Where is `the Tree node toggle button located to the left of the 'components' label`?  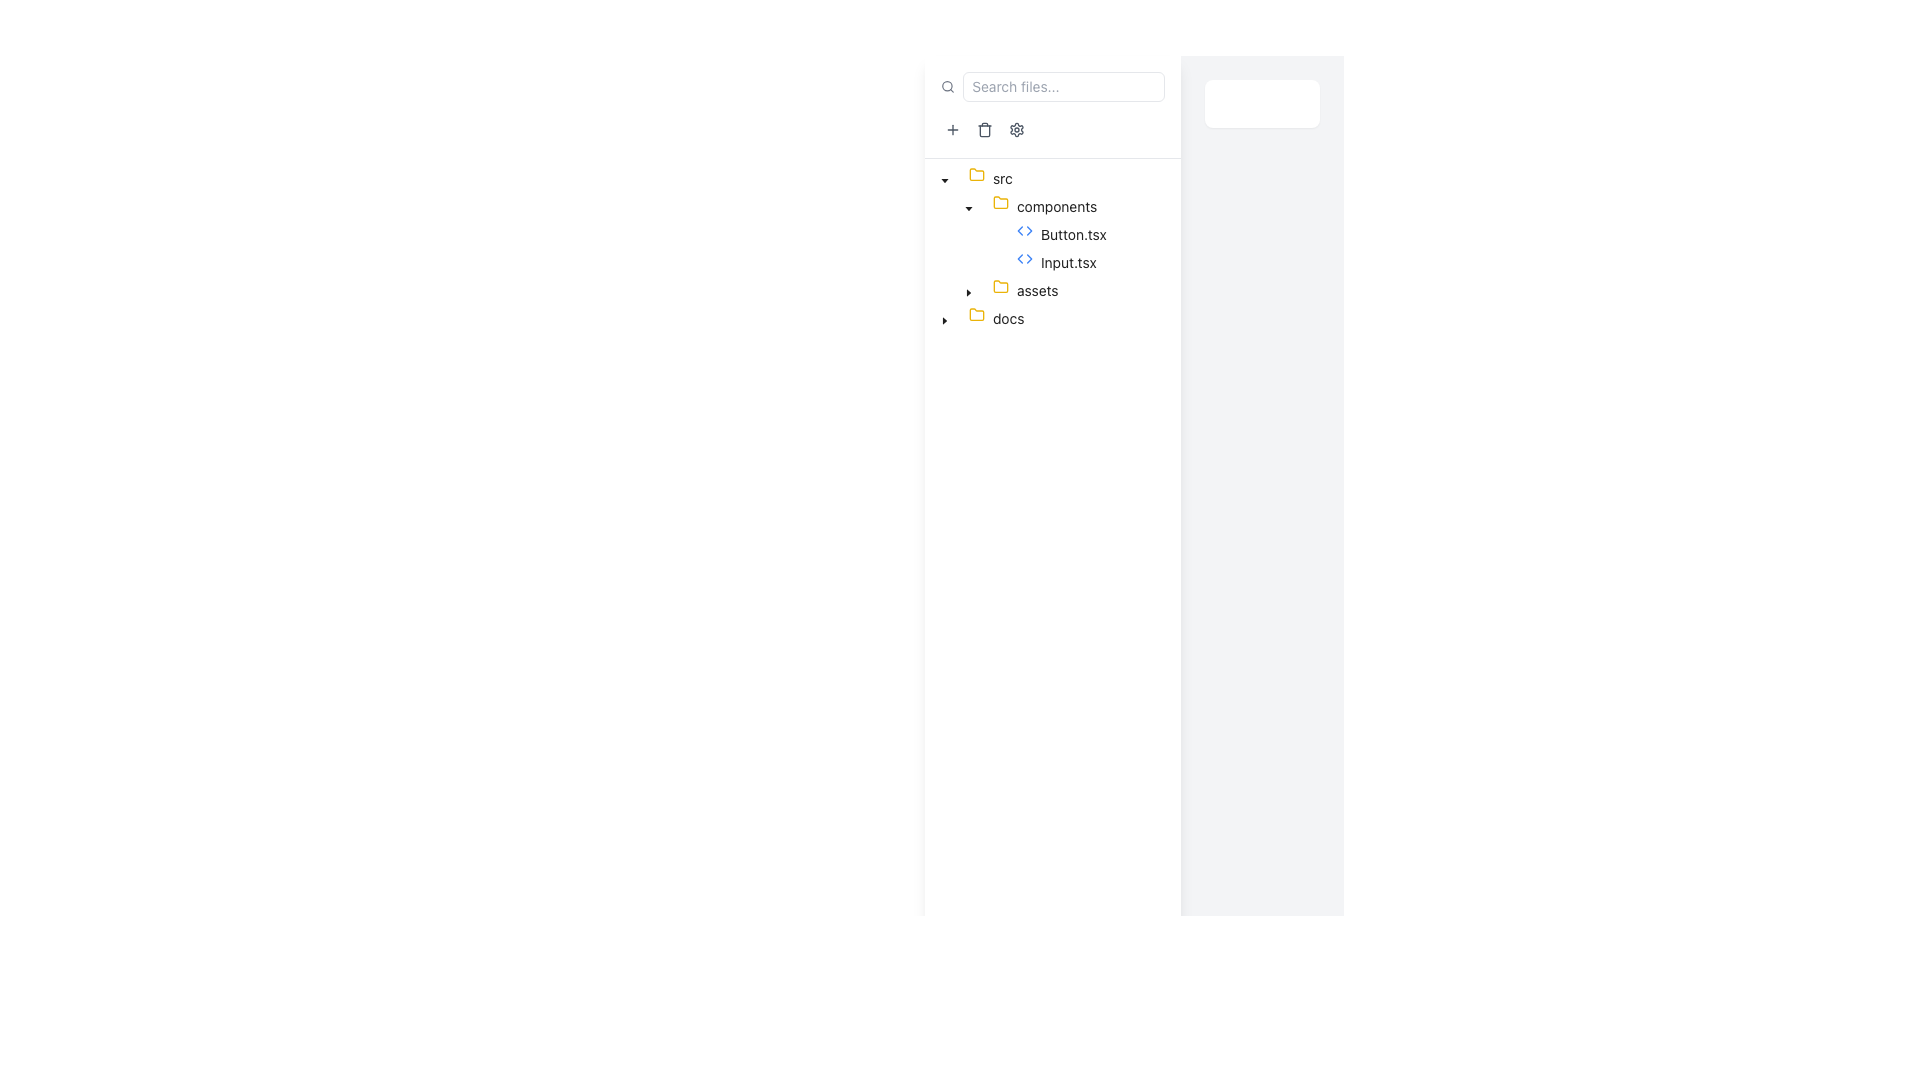
the Tree node toggle button located to the left of the 'components' label is located at coordinates (969, 207).